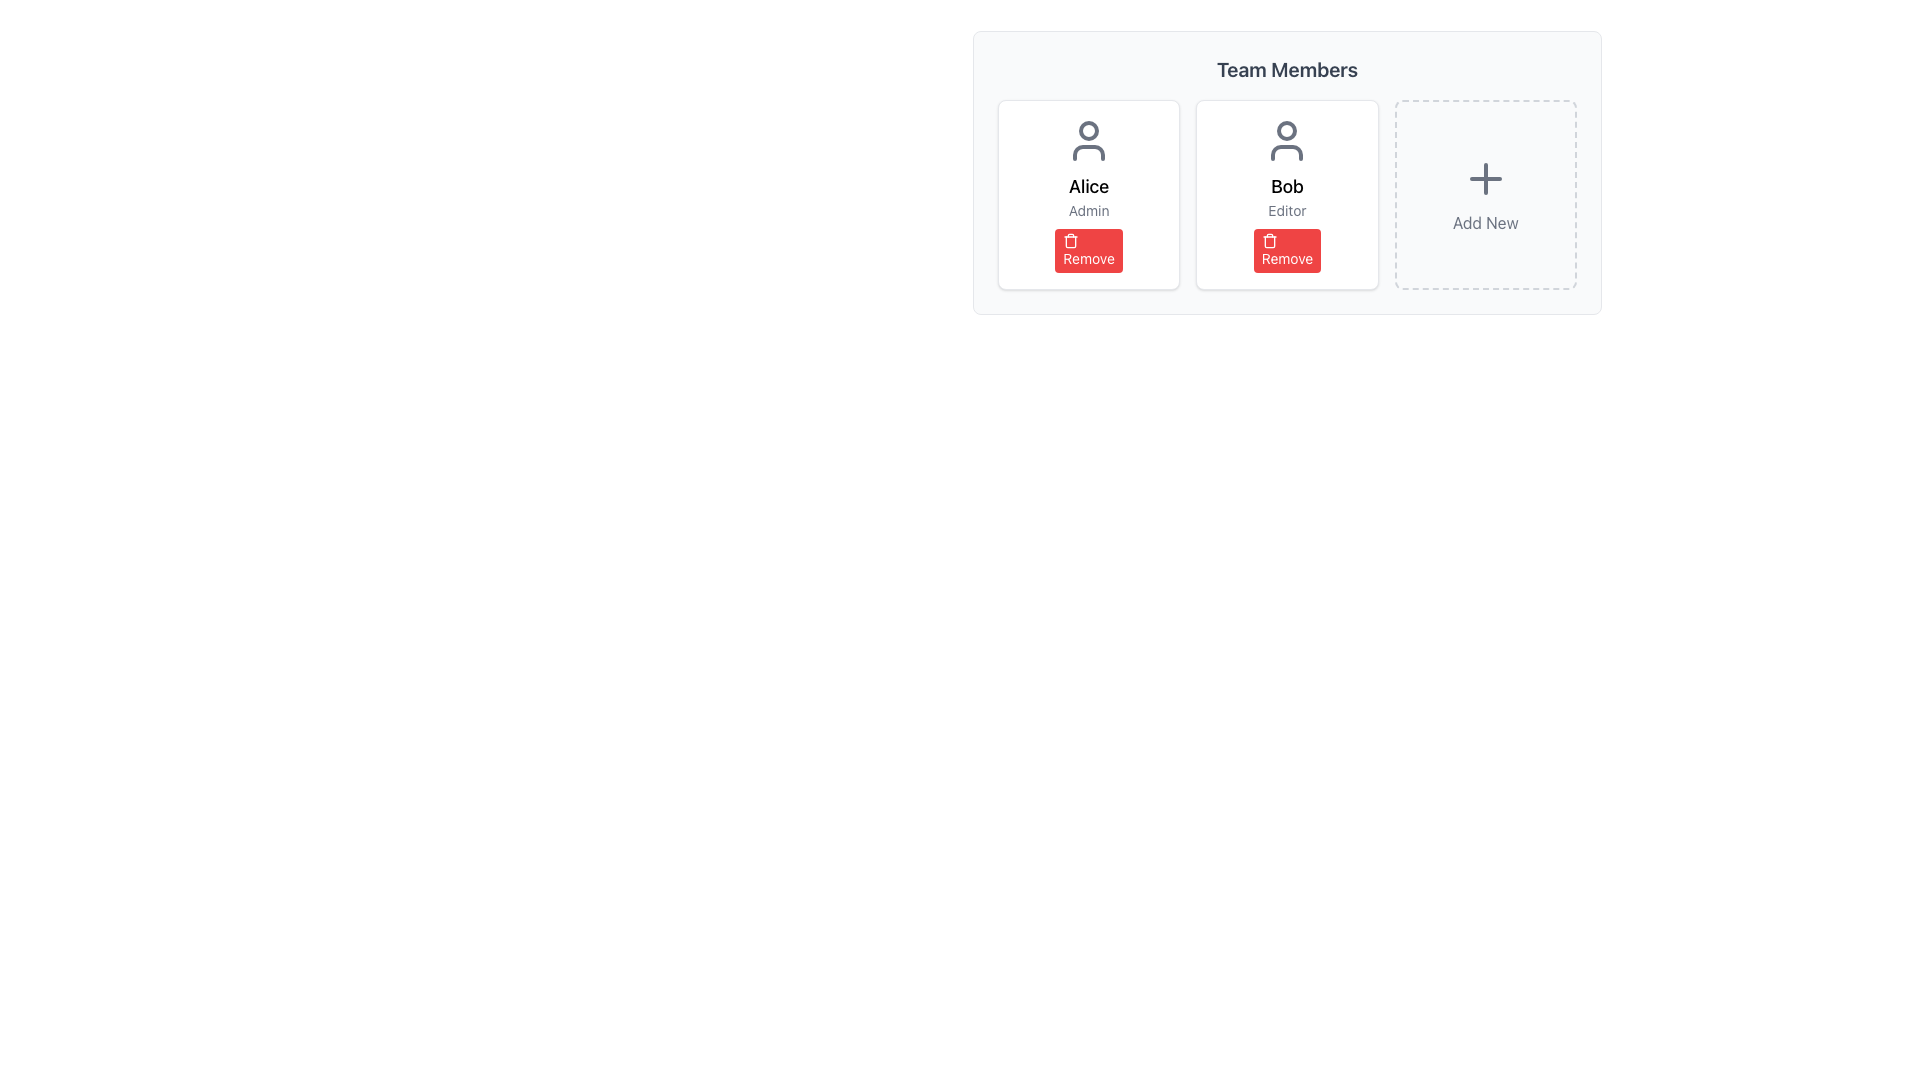 This screenshot has width=1920, height=1080. I want to click on the 'Add New' button icon, which represents the action of adding a new item, so click(1485, 177).